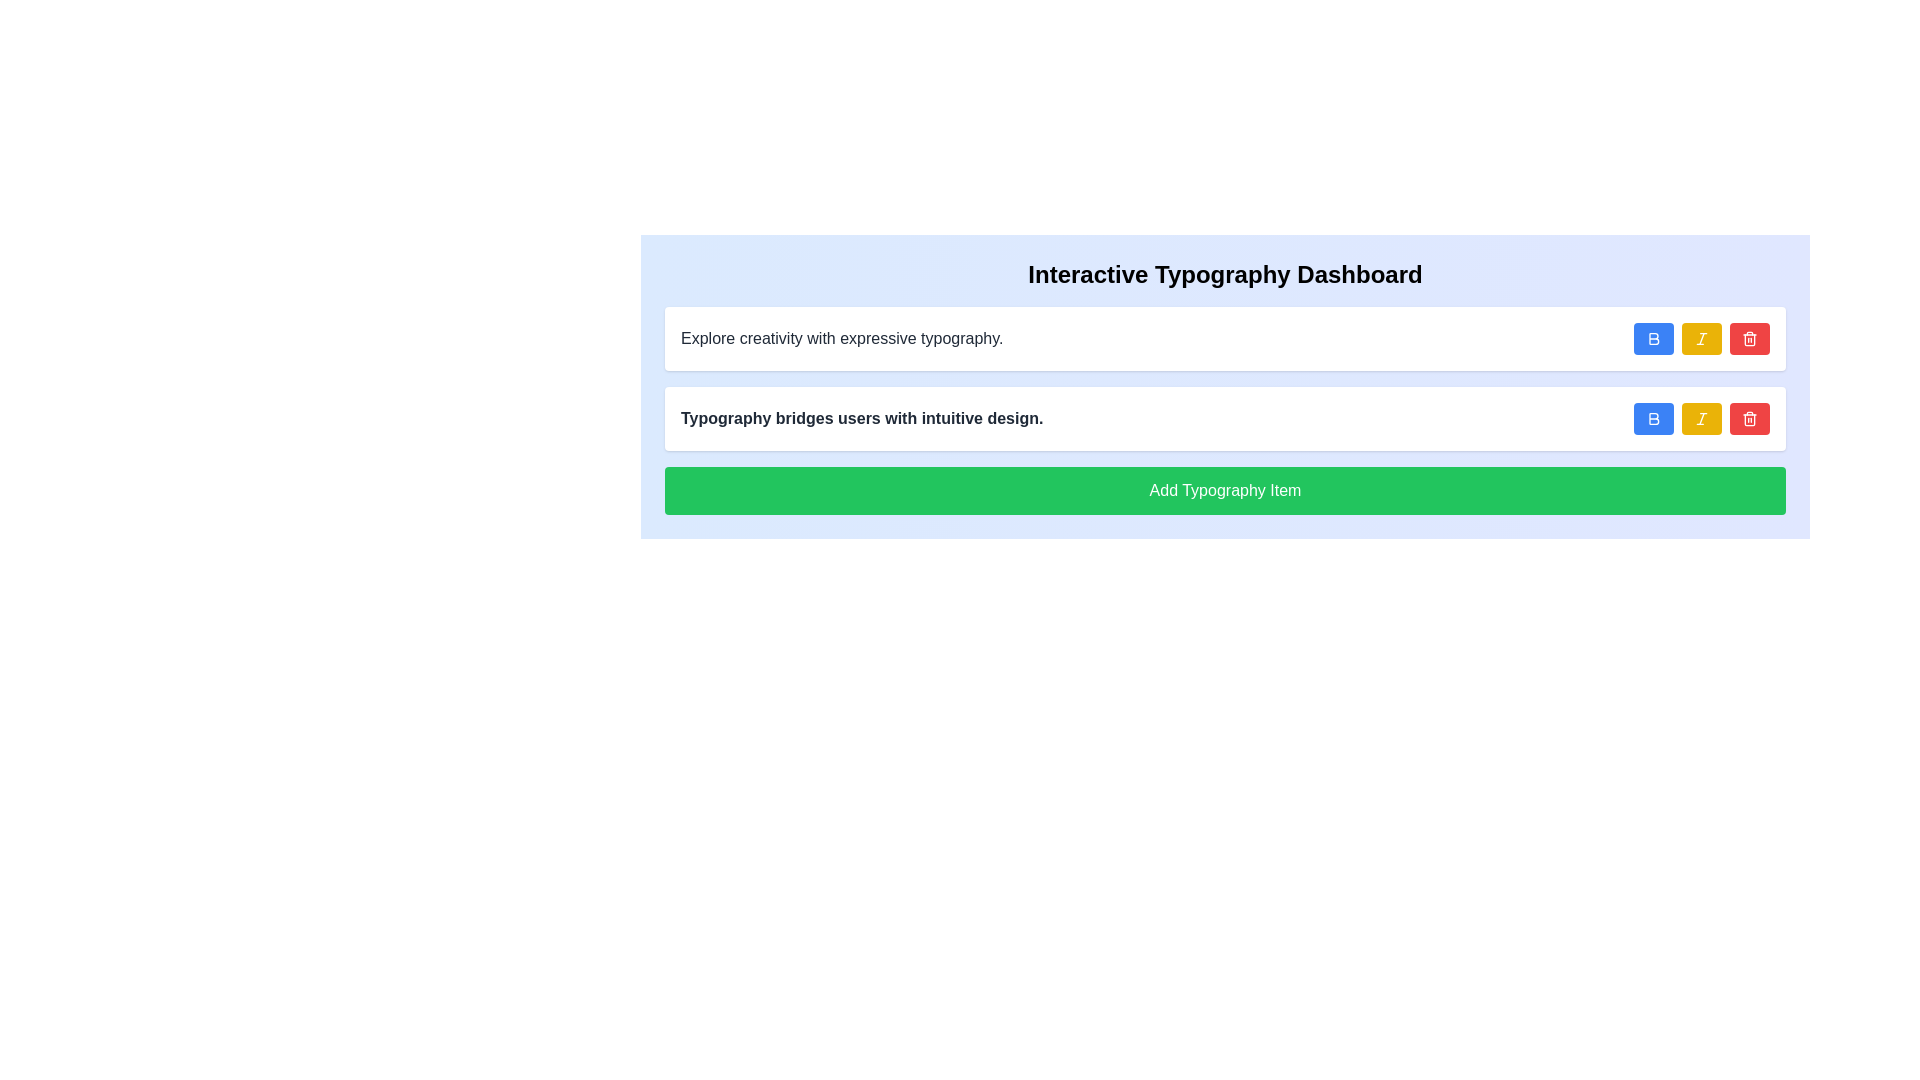 The height and width of the screenshot is (1080, 1920). I want to click on the bold icon button with a rounded letter B on a blue background, so click(1654, 338).